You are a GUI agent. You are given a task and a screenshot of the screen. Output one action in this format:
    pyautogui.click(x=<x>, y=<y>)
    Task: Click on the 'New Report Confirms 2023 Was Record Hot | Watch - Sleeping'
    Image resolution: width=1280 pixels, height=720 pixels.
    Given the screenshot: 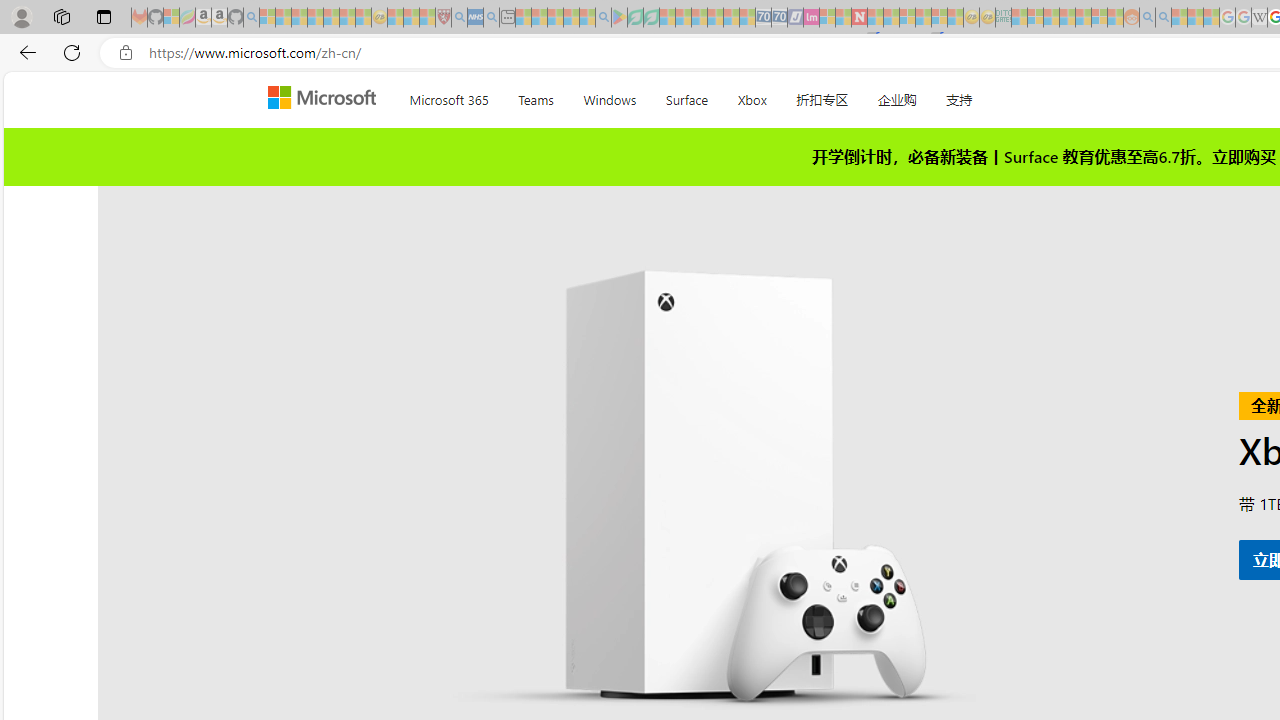 What is the action you would take?
    pyautogui.click(x=331, y=17)
    